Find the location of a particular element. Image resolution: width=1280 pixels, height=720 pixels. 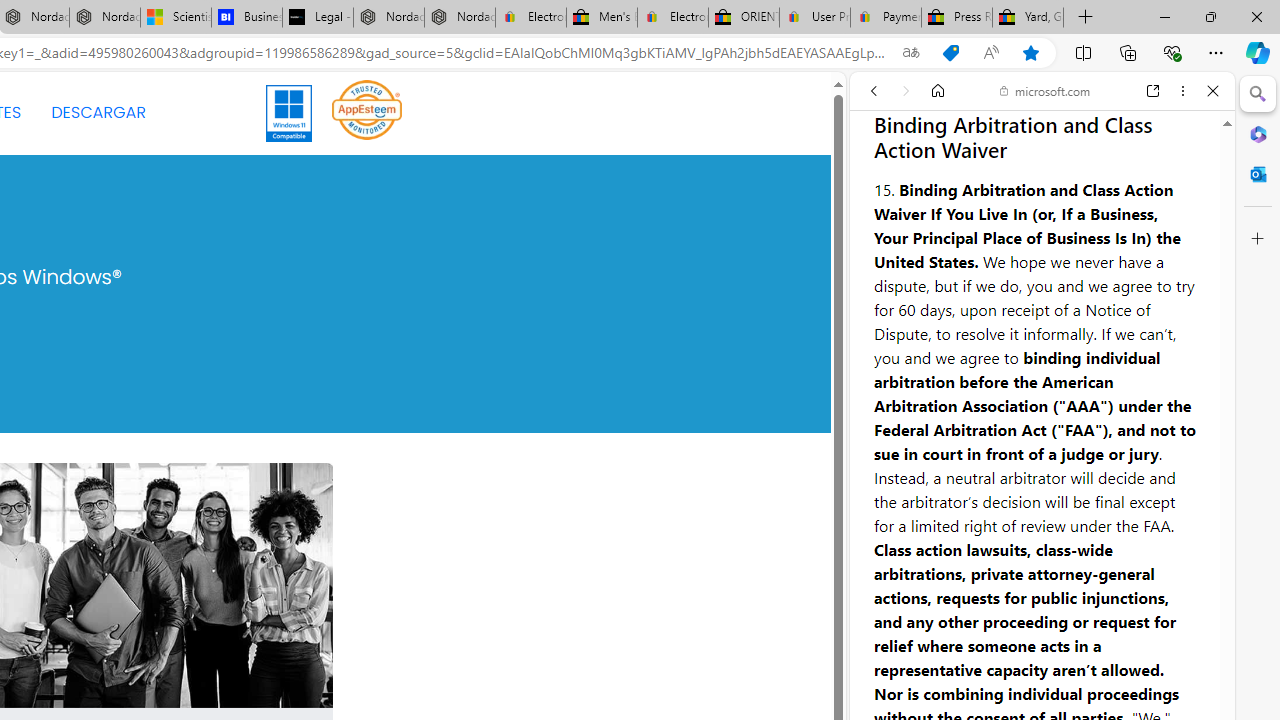

'App Esteem' is located at coordinates (367, 113).